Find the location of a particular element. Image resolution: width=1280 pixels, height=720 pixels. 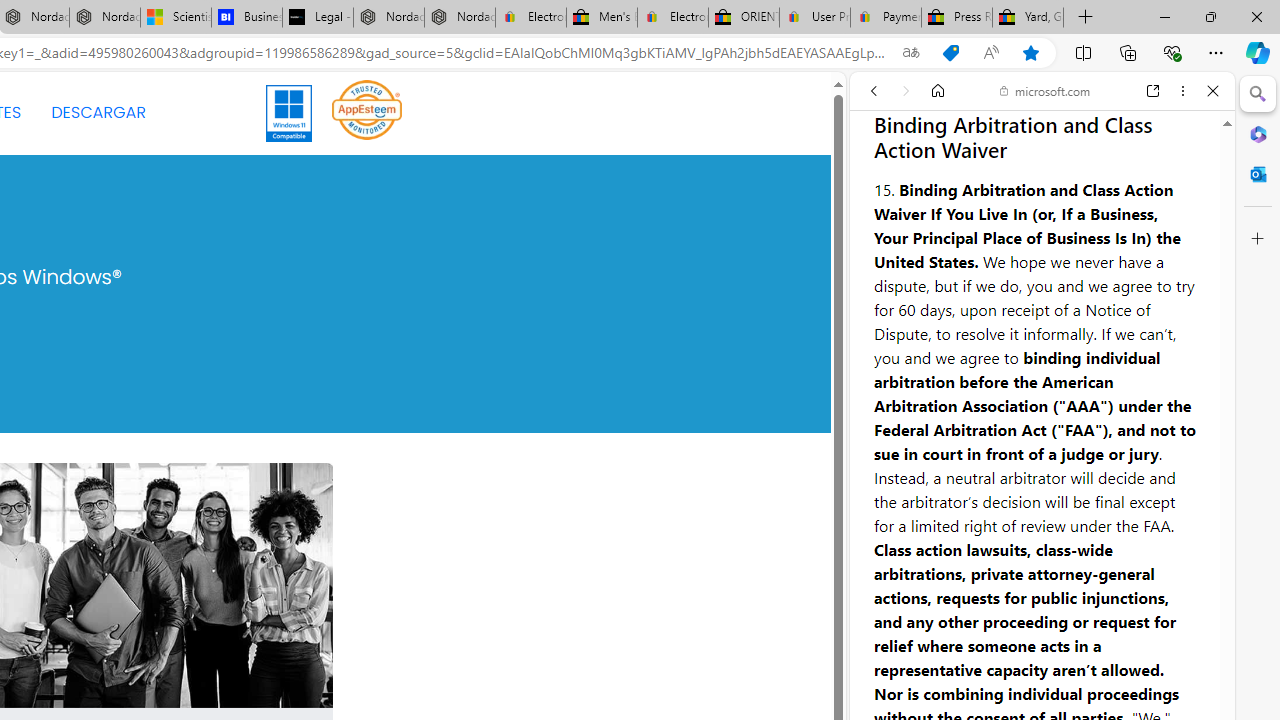

'App Esteem' is located at coordinates (367, 113).